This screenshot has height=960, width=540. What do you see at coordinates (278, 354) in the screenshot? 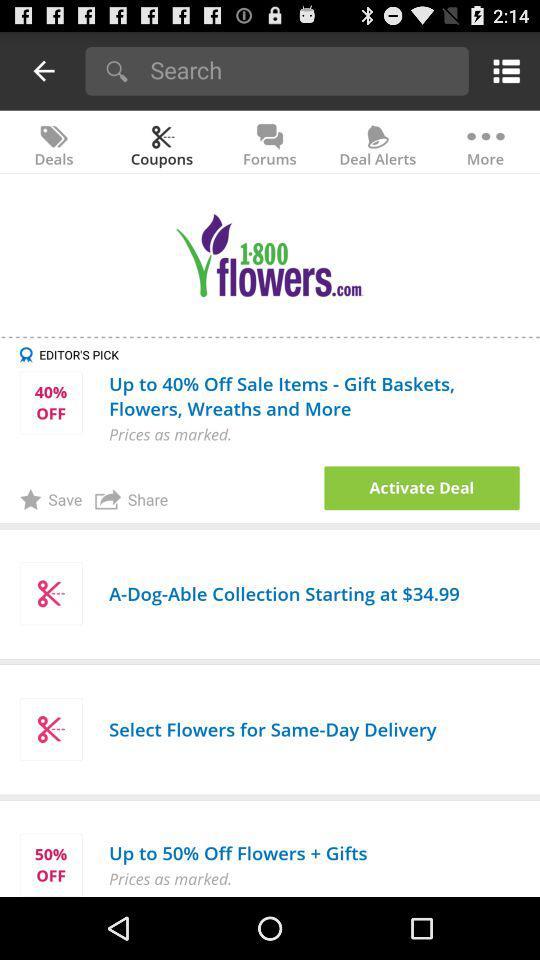
I see `editor's pick icon` at bounding box center [278, 354].